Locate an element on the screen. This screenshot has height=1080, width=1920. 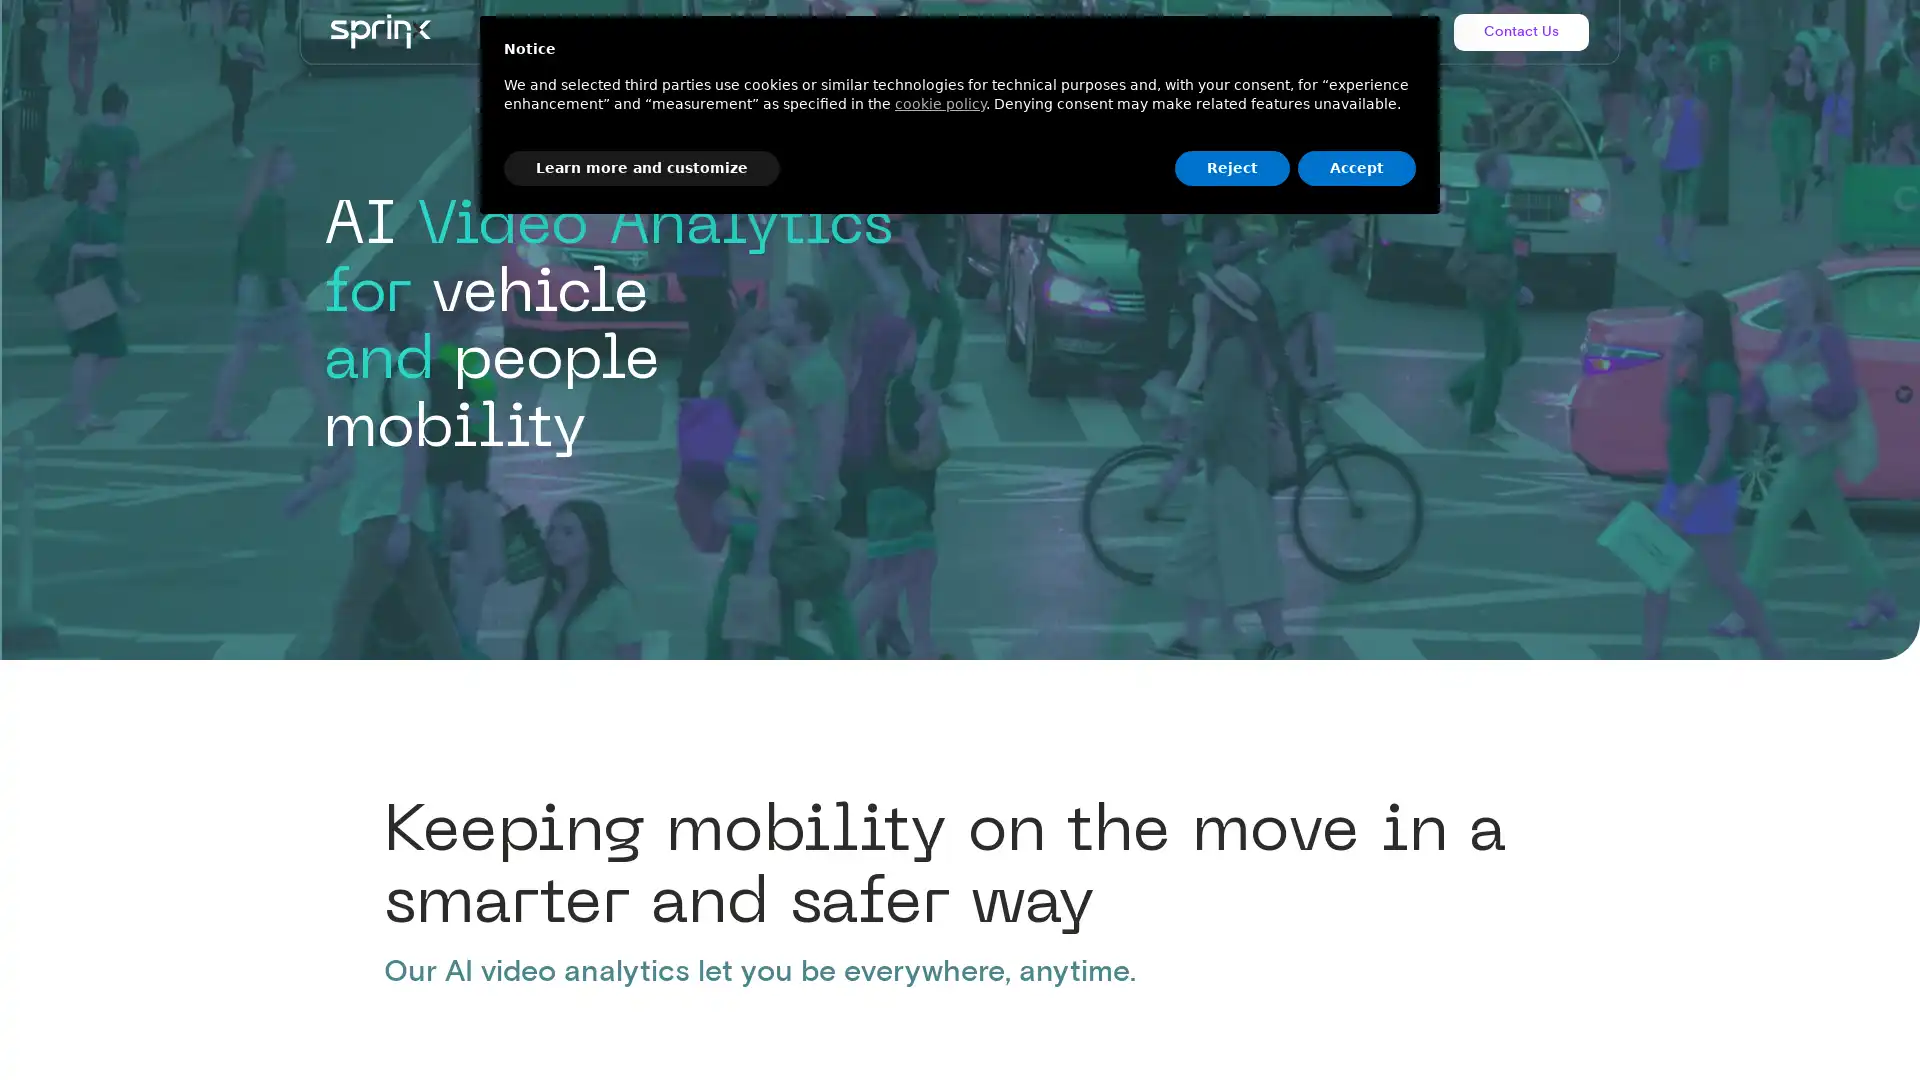
Learn more and customize is located at coordinates (642, 167).